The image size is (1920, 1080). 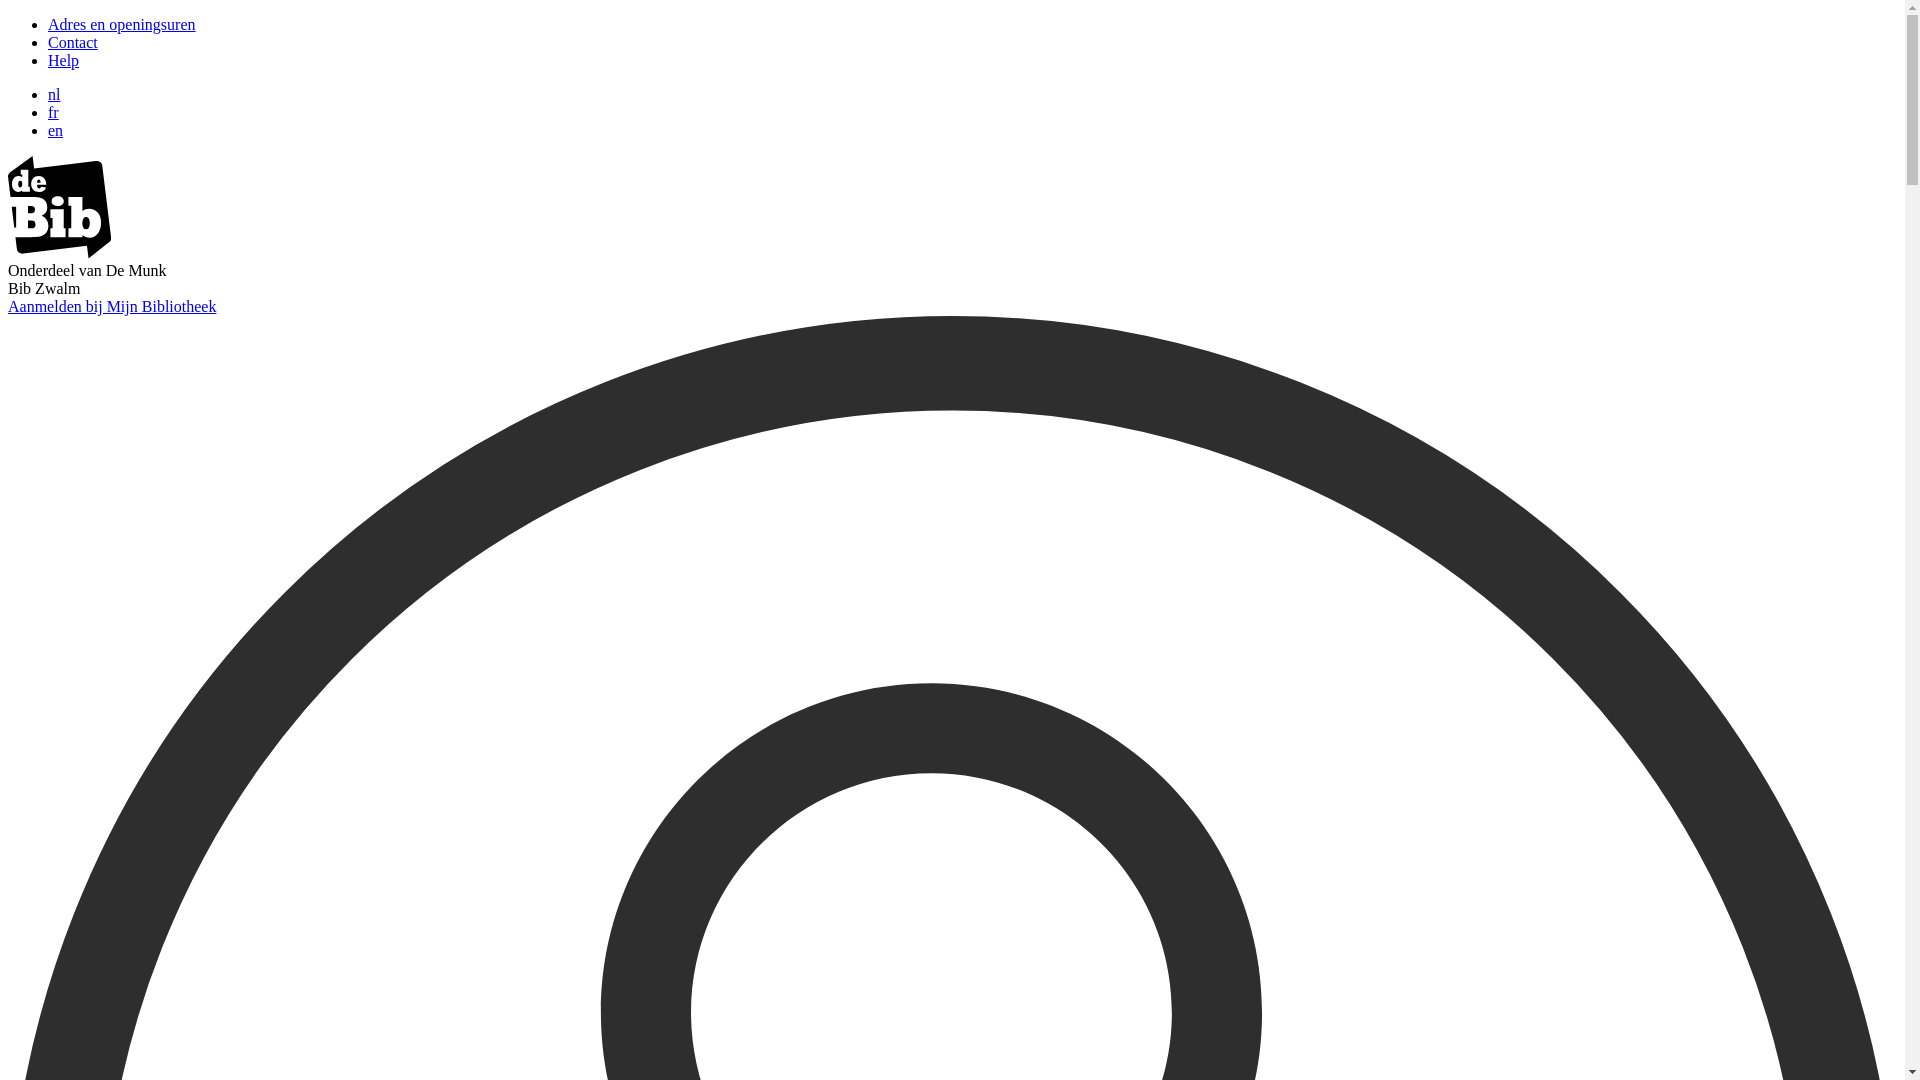 What do you see at coordinates (63, 59) in the screenshot?
I see `'Help'` at bounding box center [63, 59].